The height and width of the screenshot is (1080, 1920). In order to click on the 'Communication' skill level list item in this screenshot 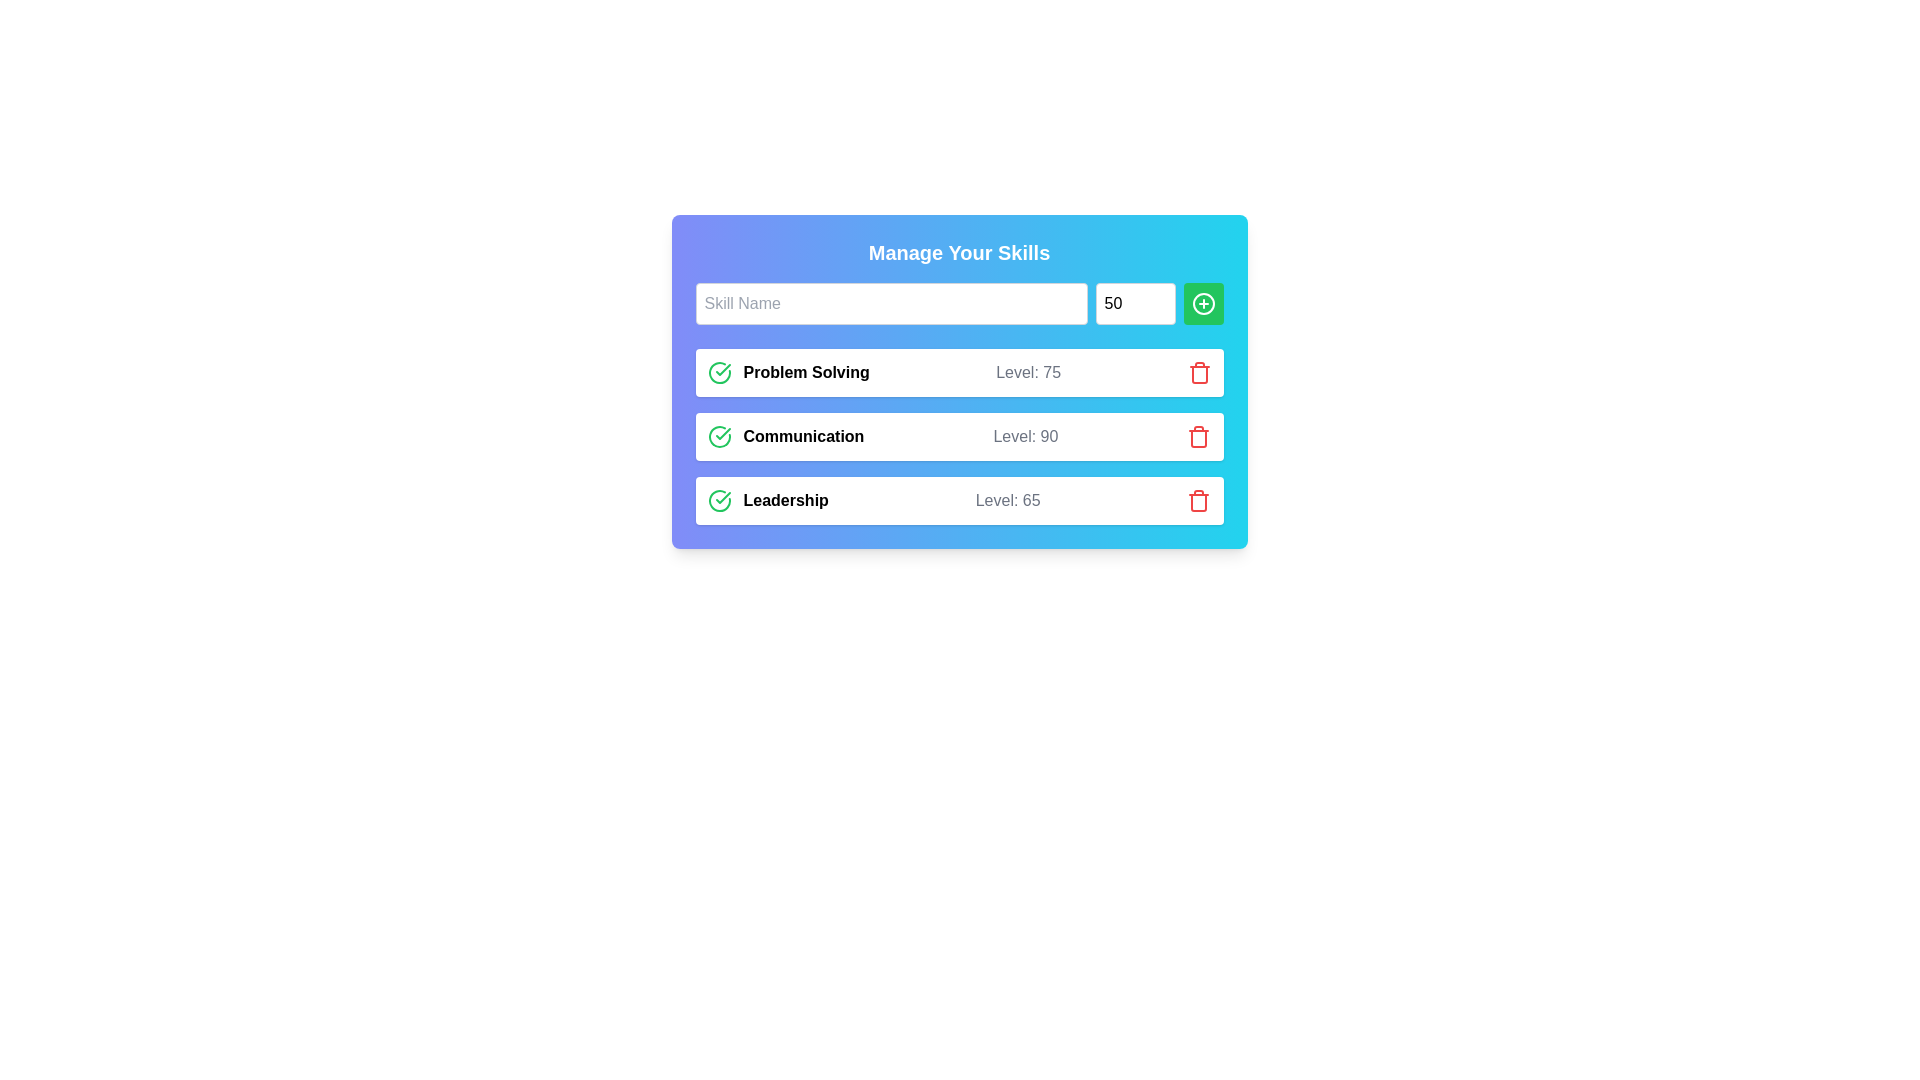, I will do `click(958, 435)`.